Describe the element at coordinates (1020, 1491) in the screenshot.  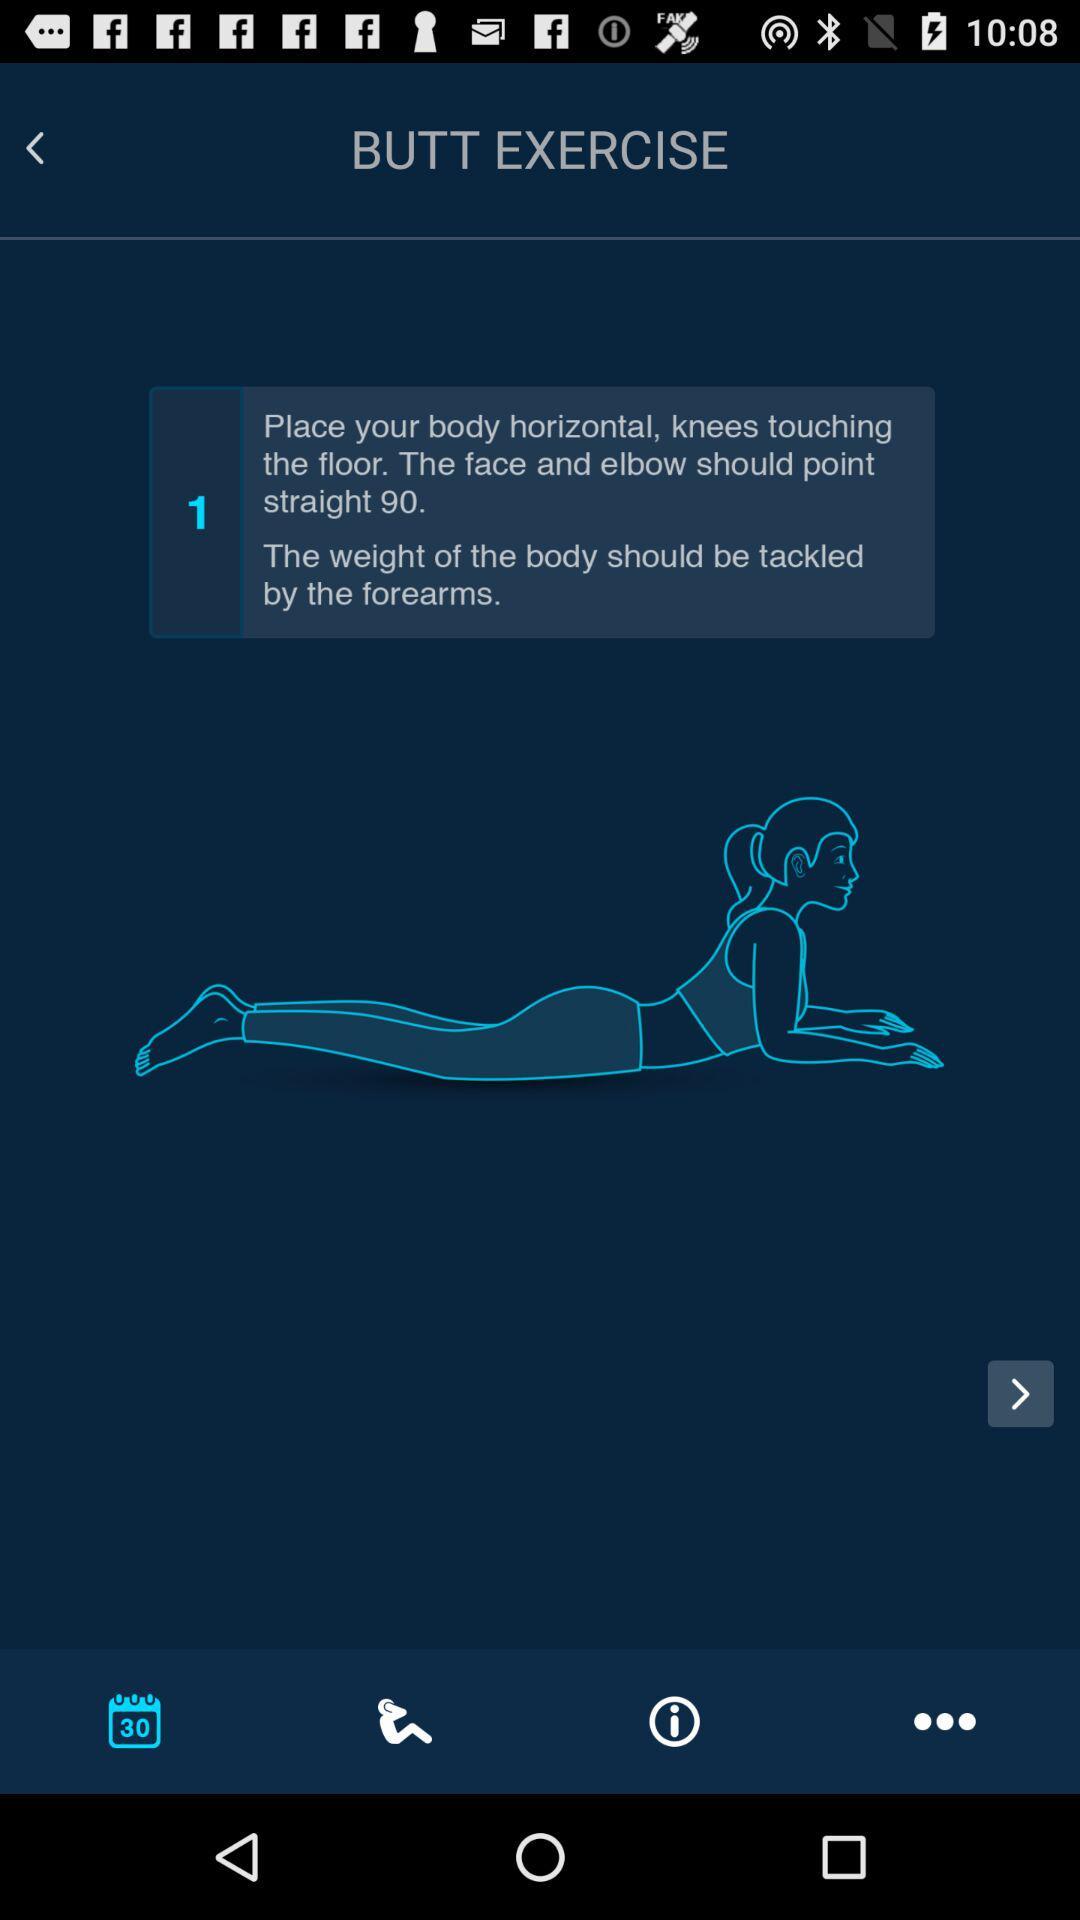
I see `the arrow_forward icon` at that location.